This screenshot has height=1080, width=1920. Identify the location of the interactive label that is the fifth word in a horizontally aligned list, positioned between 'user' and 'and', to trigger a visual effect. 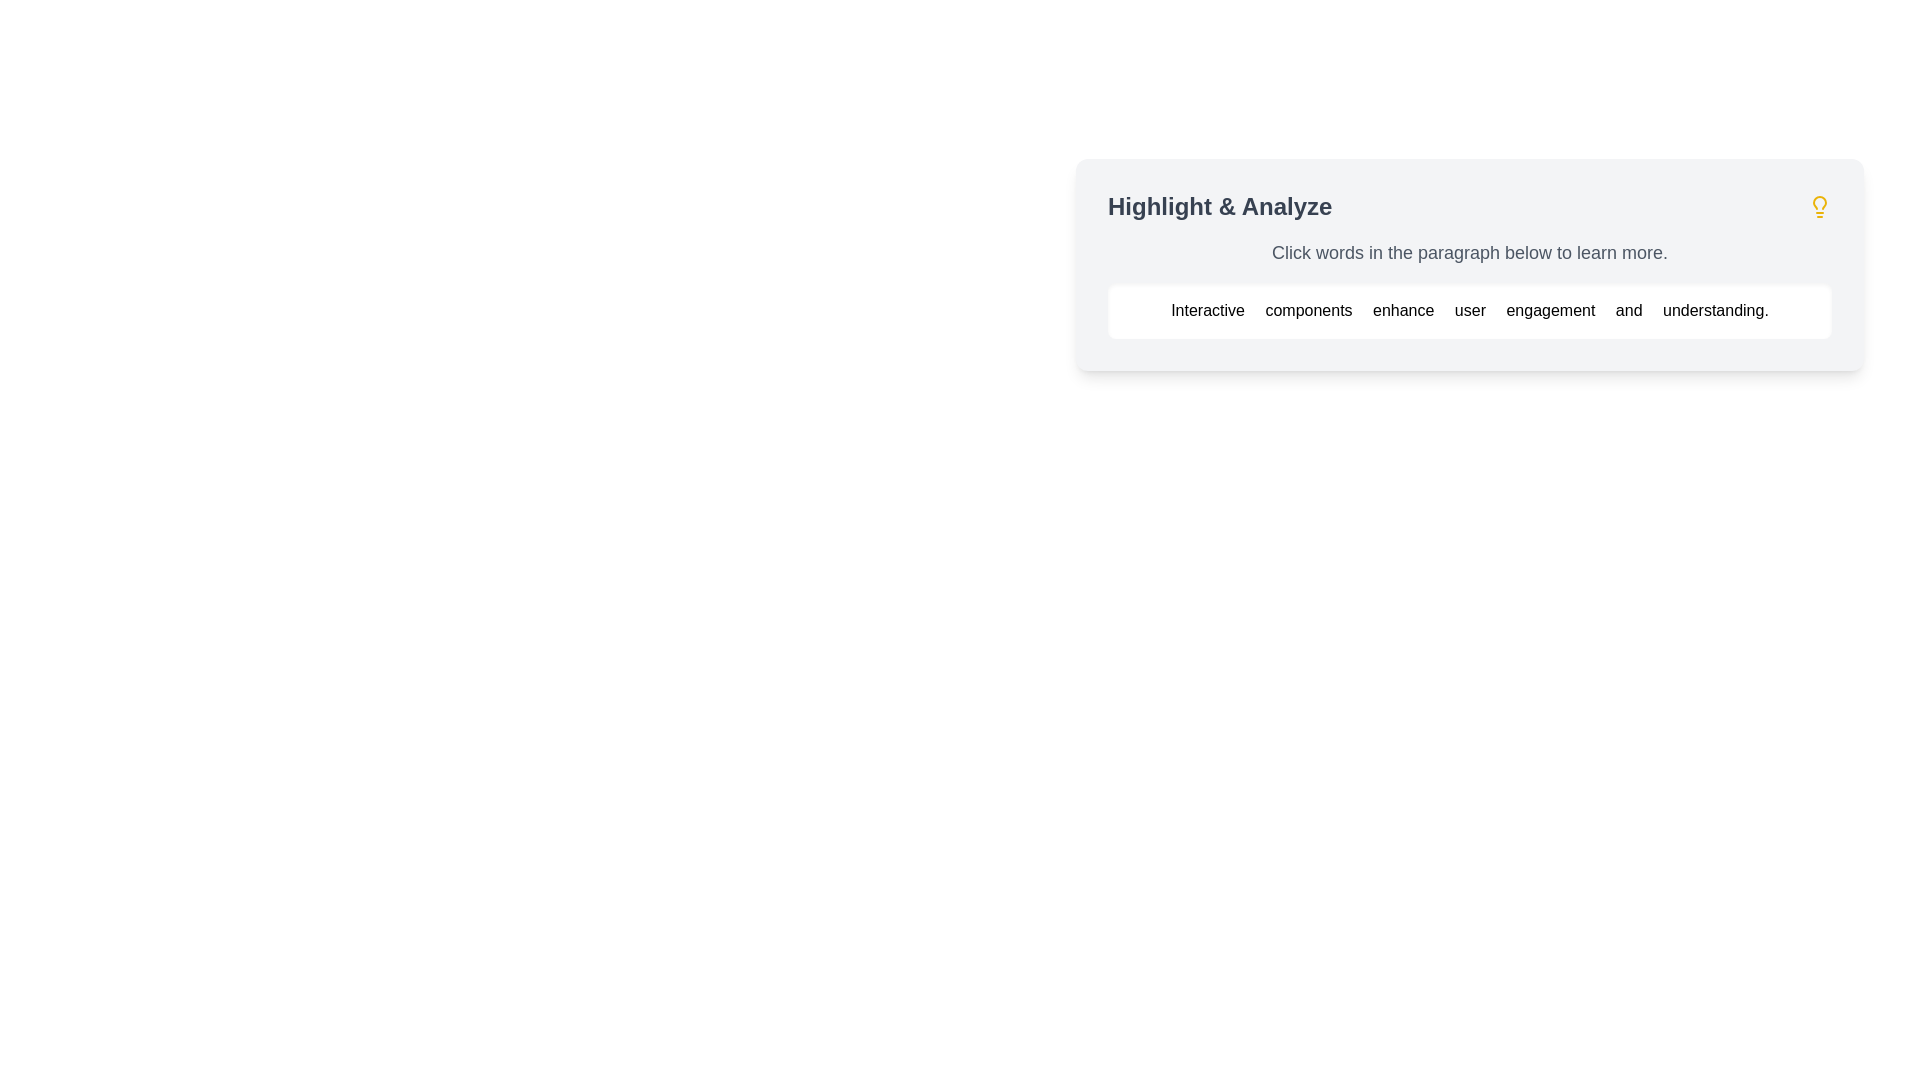
(1552, 310).